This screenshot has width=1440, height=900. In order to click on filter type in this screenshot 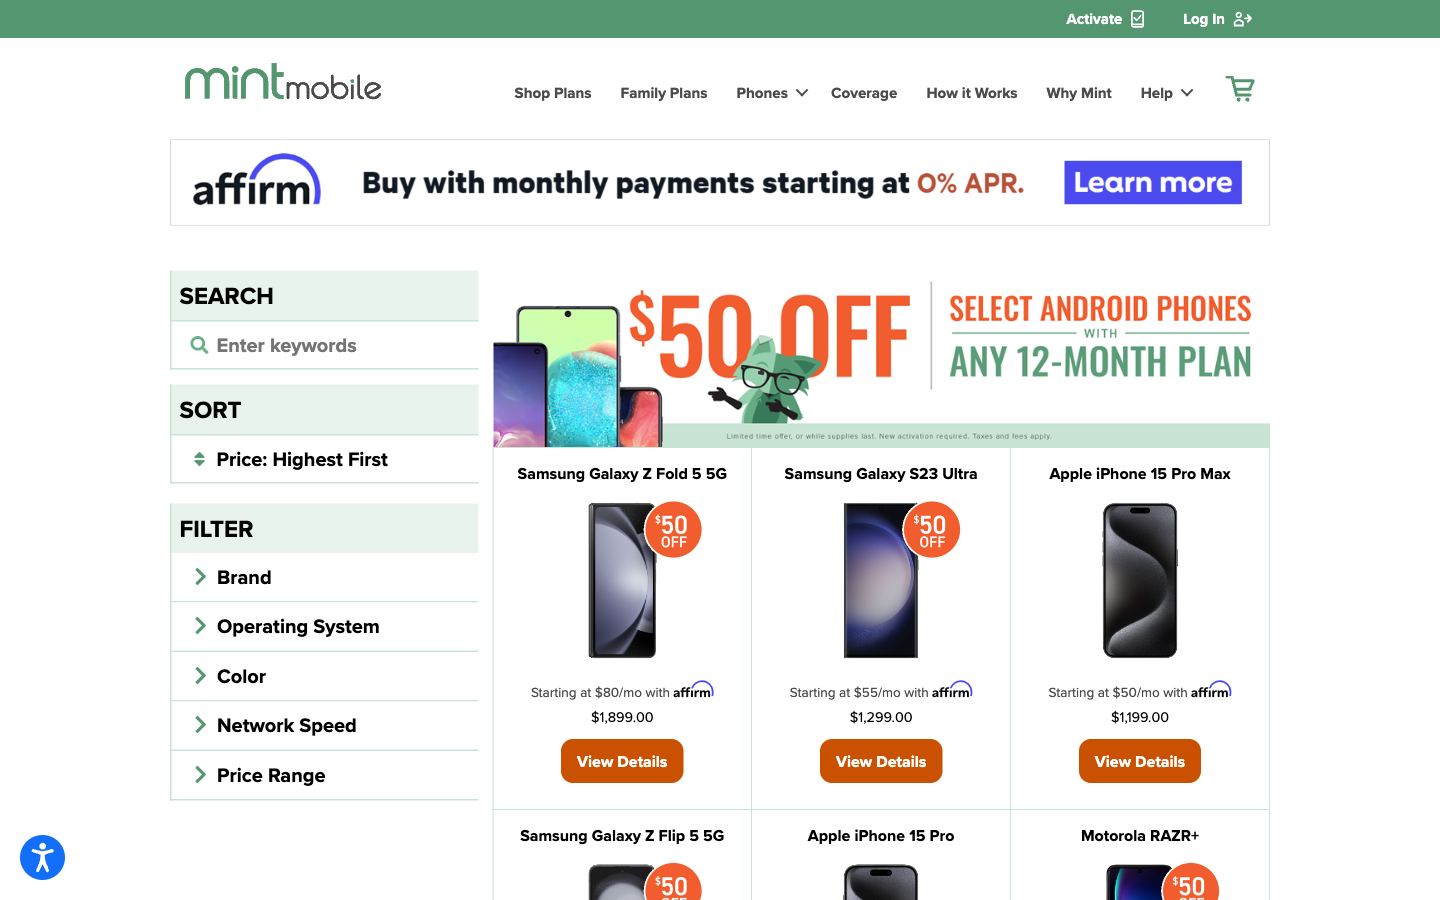, I will do `click(324, 457)`.